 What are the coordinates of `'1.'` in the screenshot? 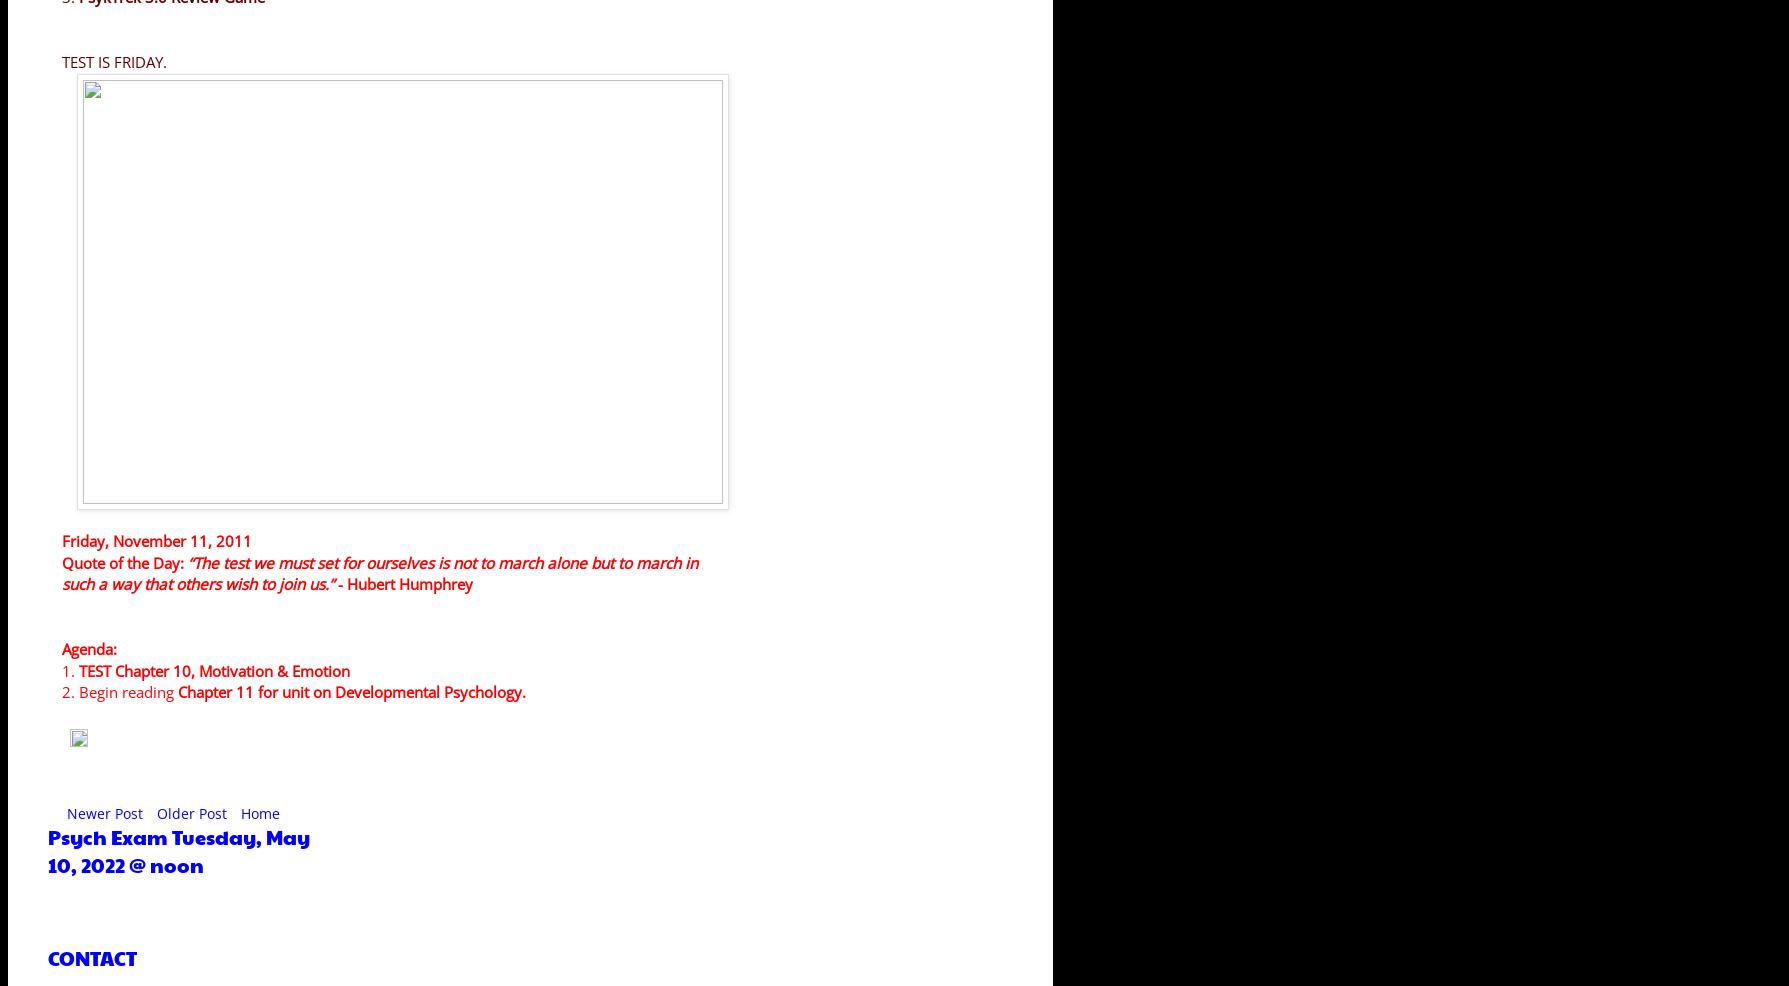 It's located at (70, 669).